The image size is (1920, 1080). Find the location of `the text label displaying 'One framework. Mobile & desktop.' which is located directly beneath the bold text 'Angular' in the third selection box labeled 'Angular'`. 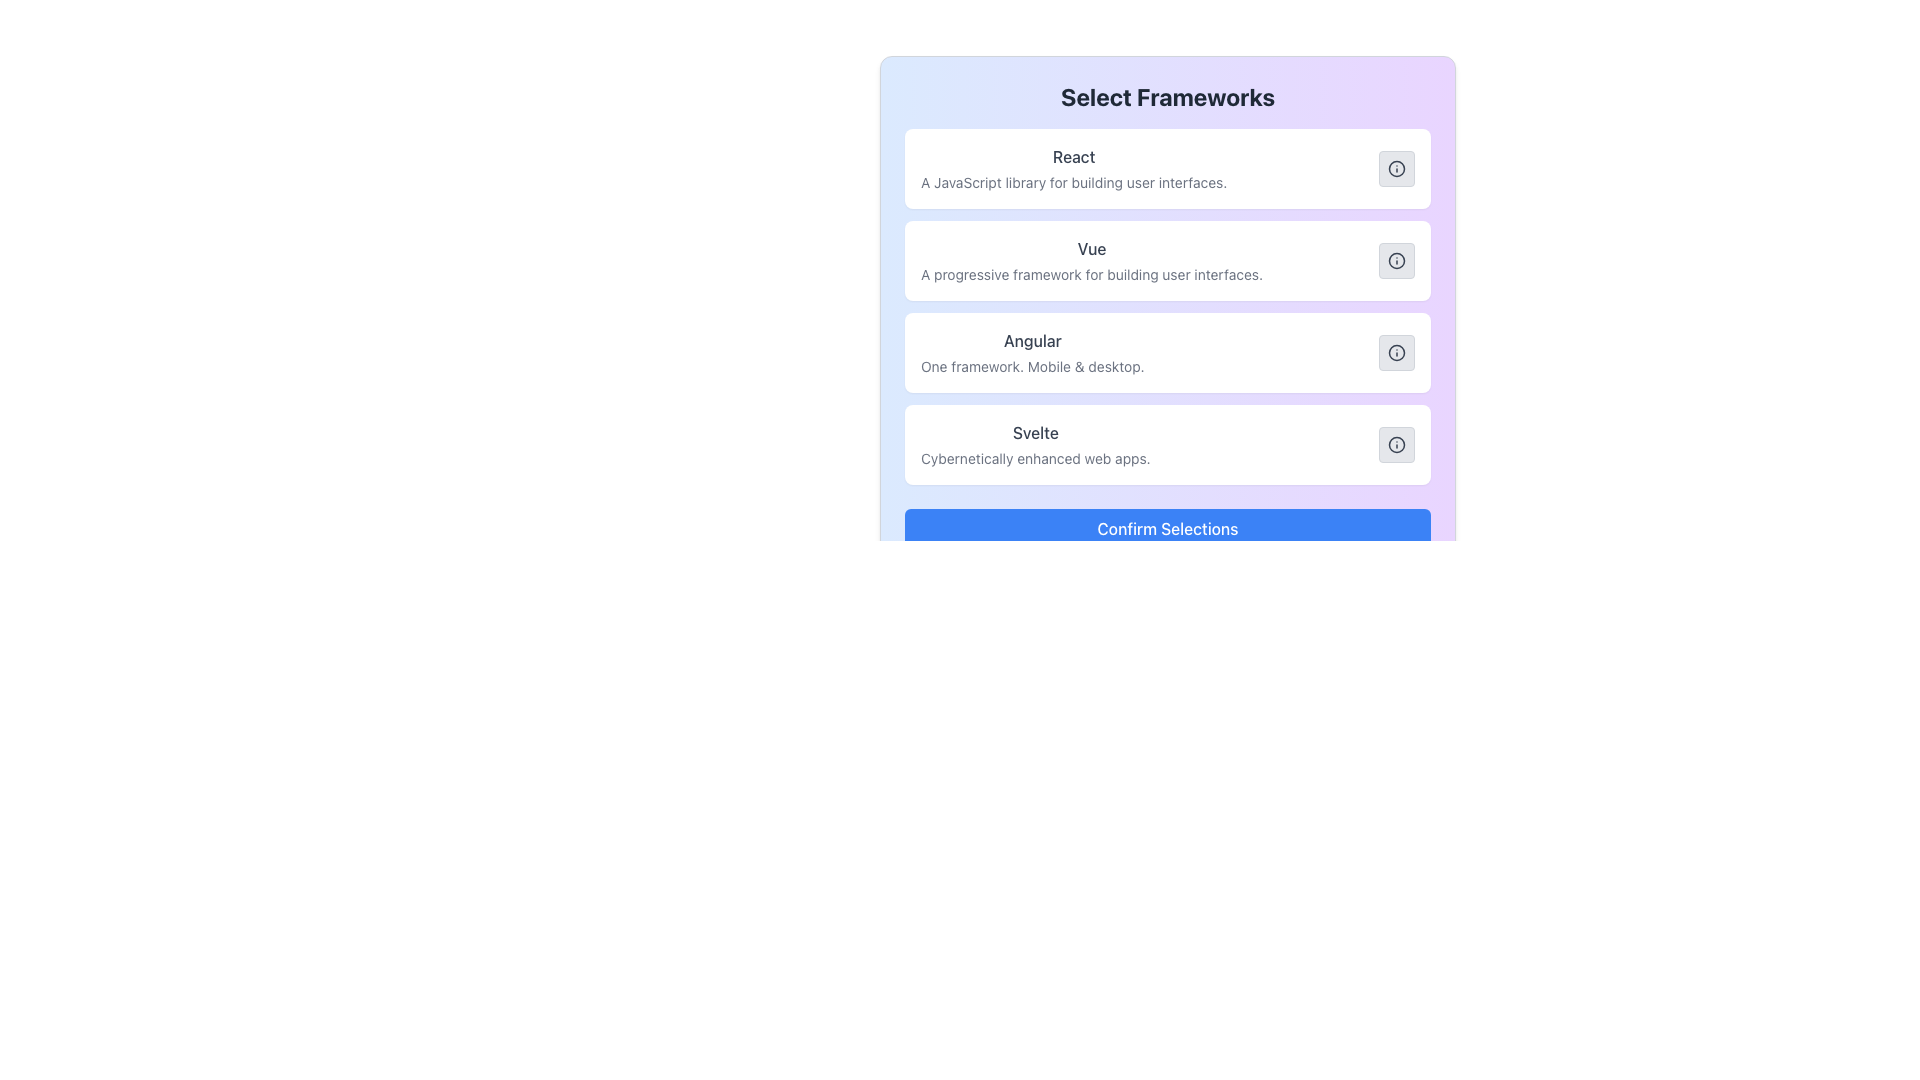

the text label displaying 'One framework. Mobile & desktop.' which is located directly beneath the bold text 'Angular' in the third selection box labeled 'Angular' is located at coordinates (1032, 366).